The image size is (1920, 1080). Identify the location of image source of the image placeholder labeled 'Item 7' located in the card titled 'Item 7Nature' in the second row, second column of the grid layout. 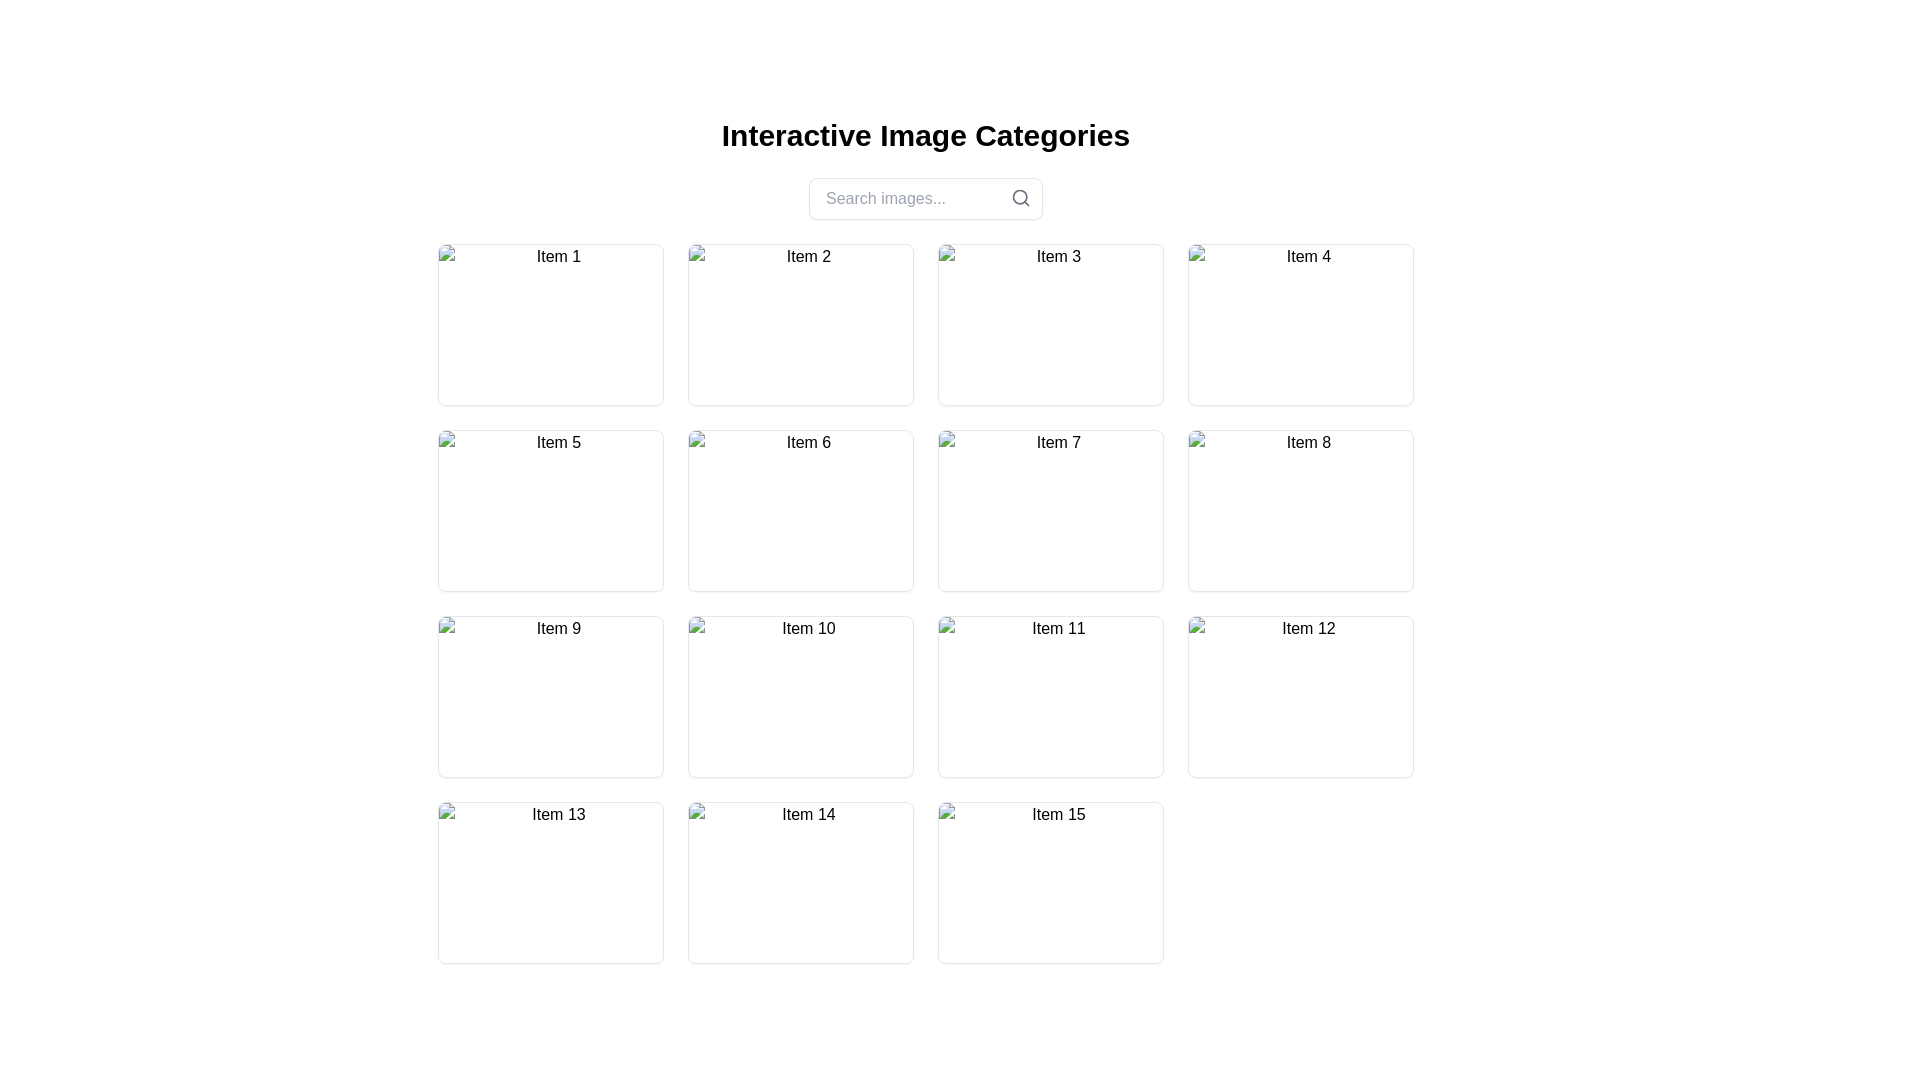
(1050, 509).